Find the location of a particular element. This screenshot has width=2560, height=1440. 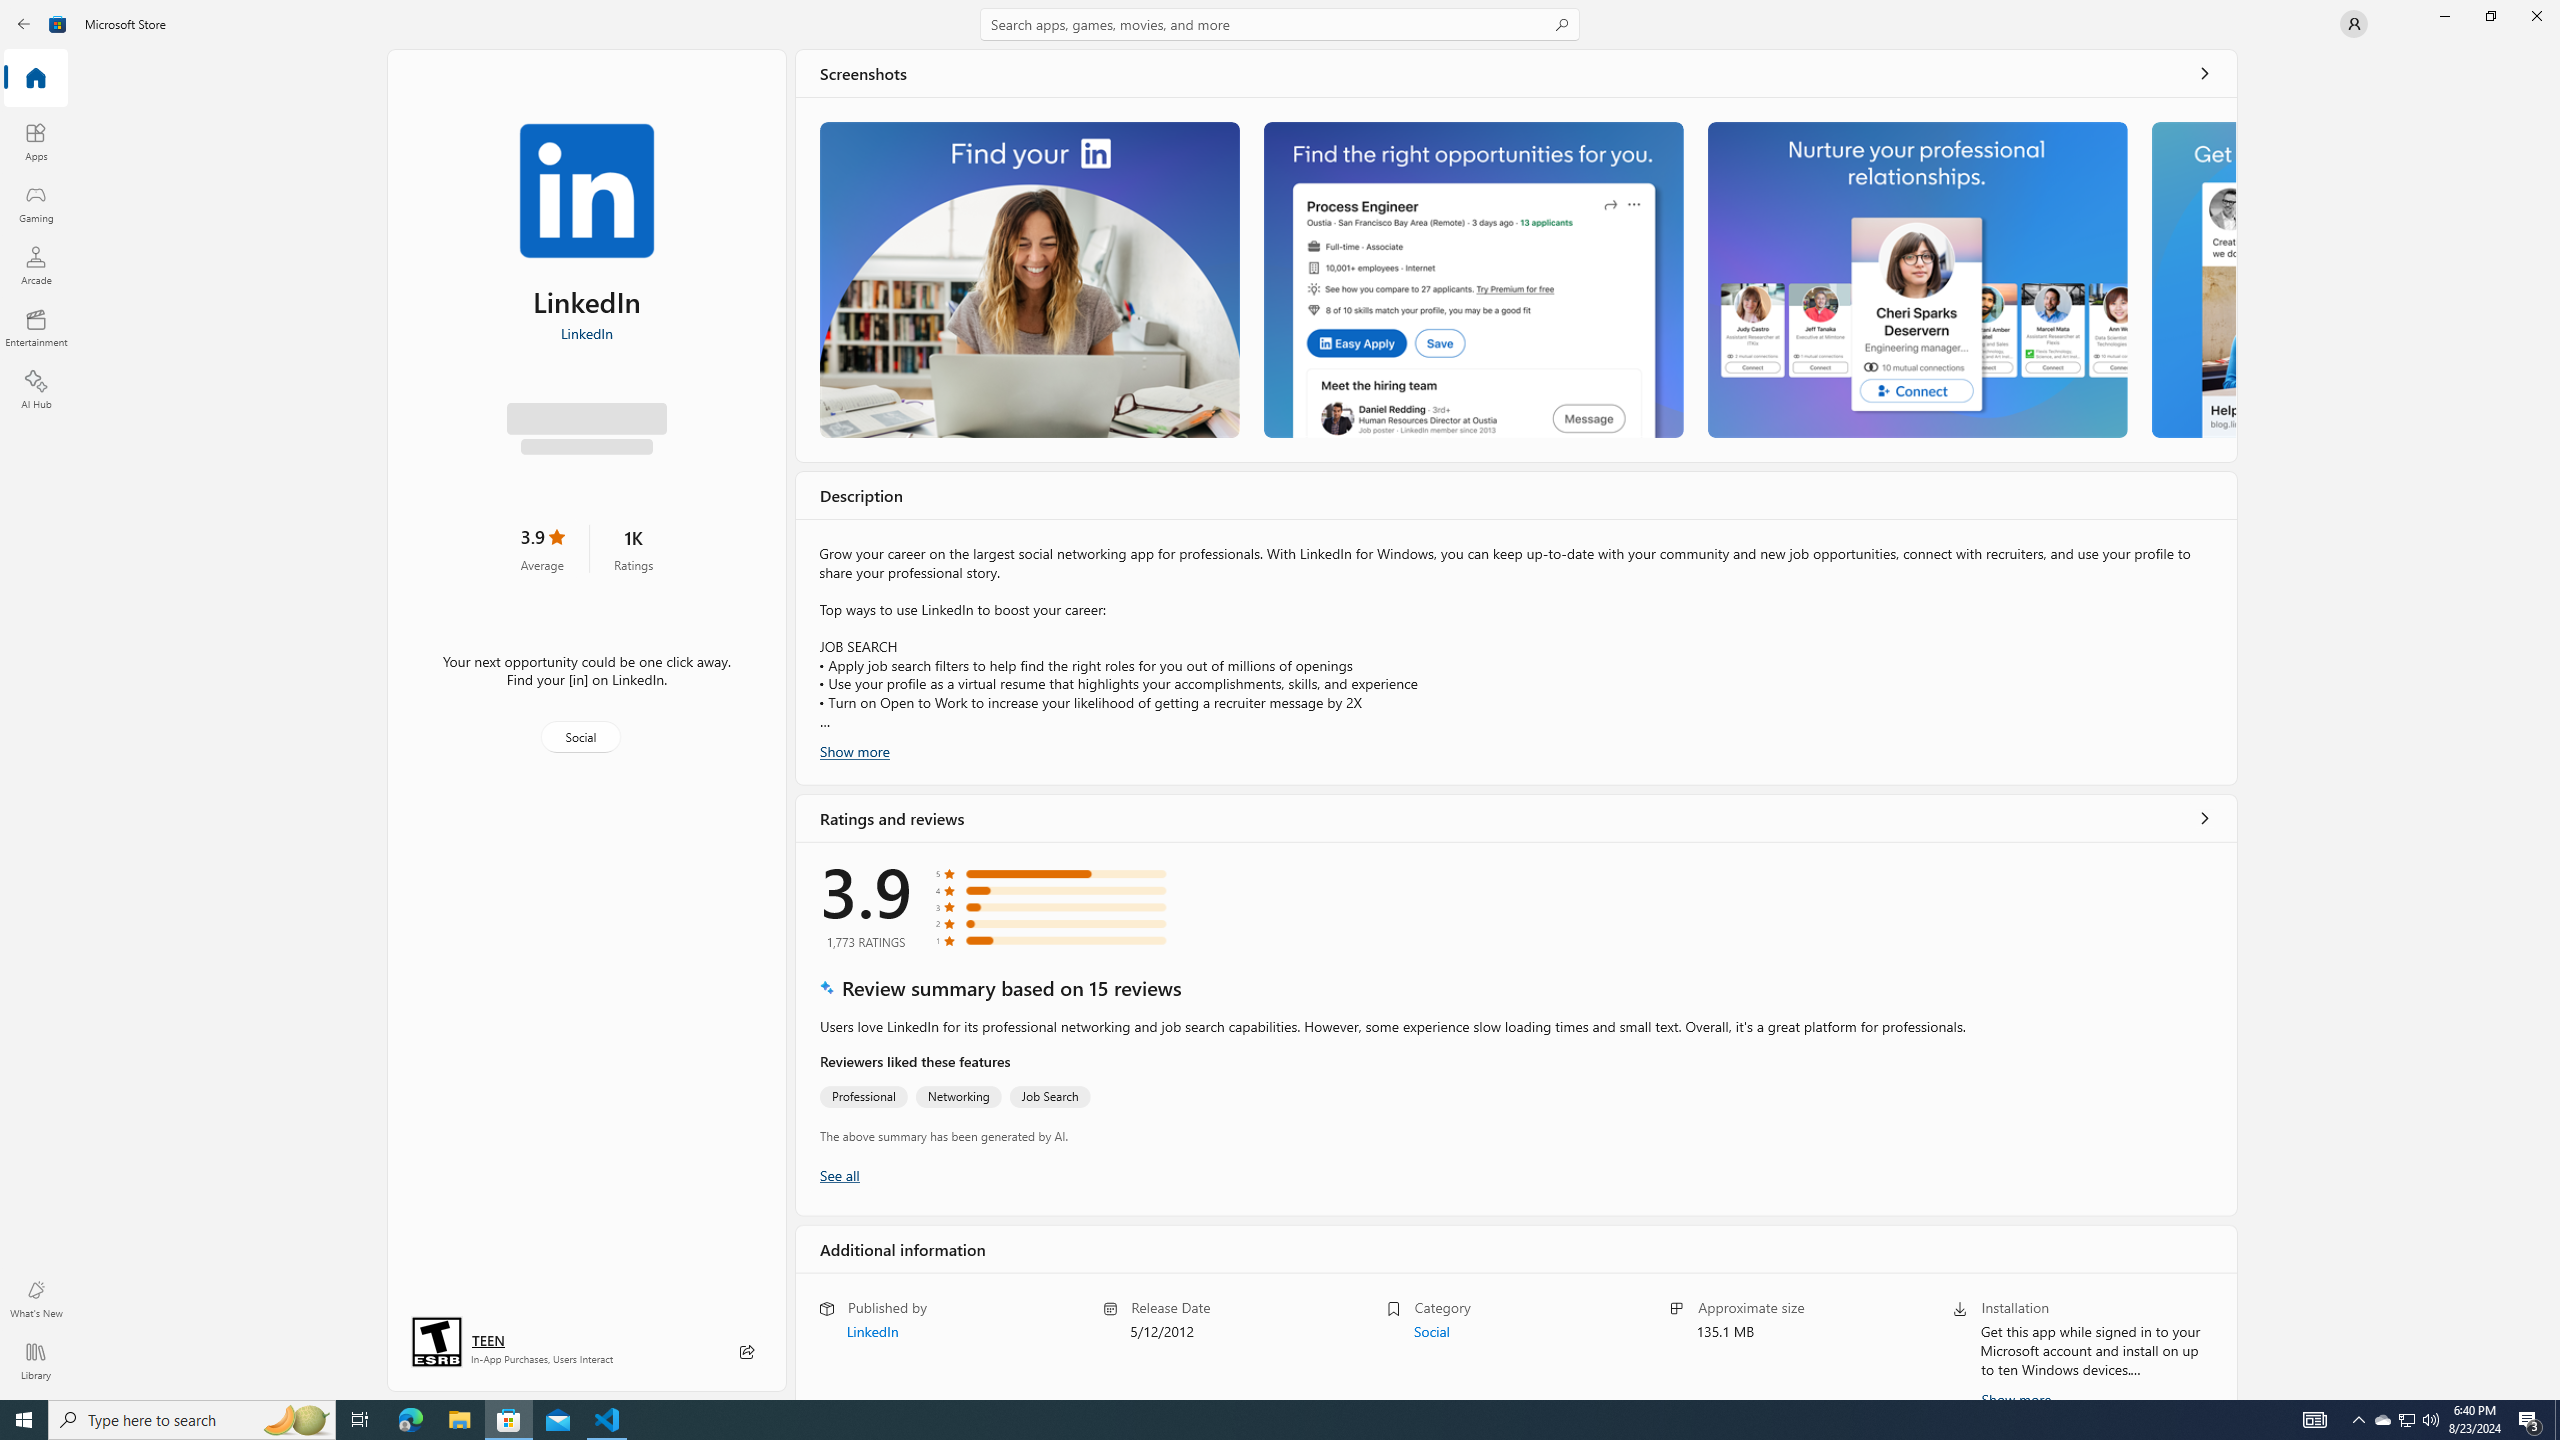

'Arcade' is located at coordinates (34, 264).